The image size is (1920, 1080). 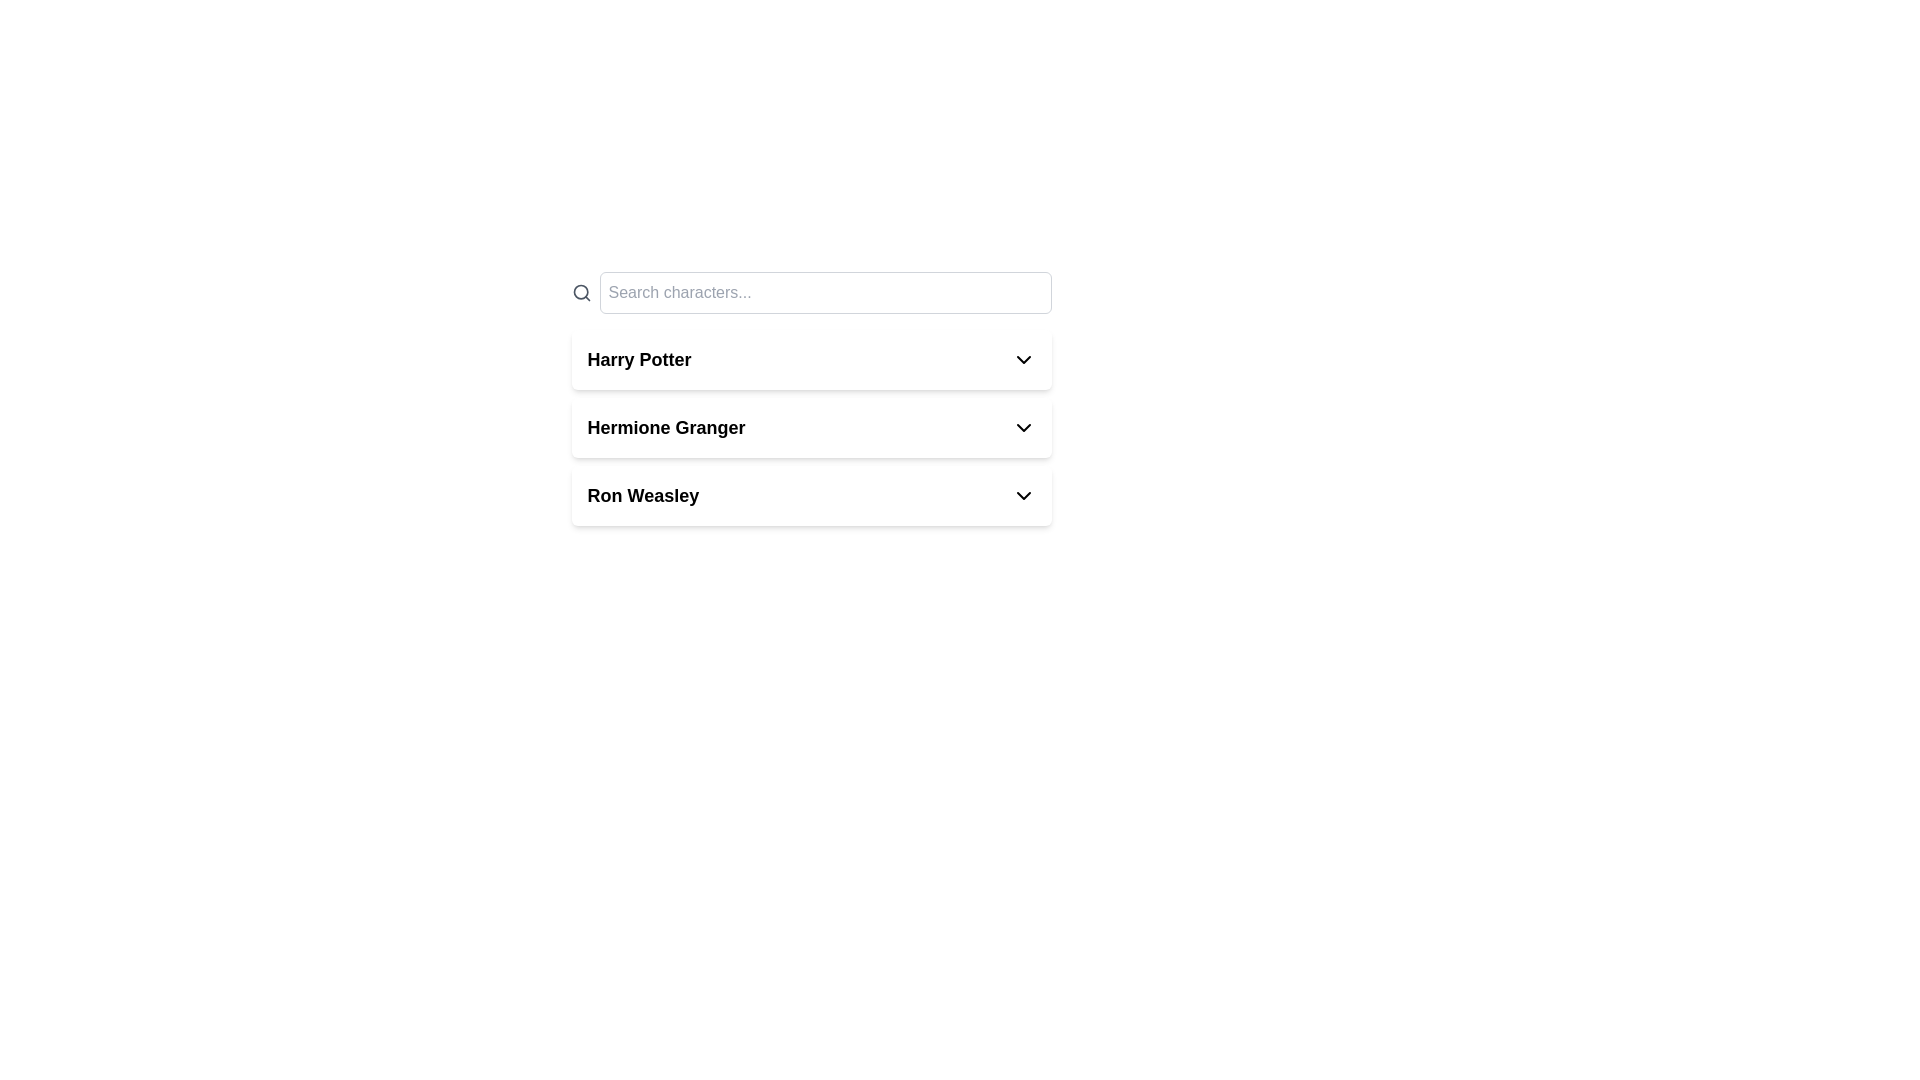 What do you see at coordinates (1023, 495) in the screenshot?
I see `the downward-facing chevron icon in the 'Ron Weasley' section` at bounding box center [1023, 495].